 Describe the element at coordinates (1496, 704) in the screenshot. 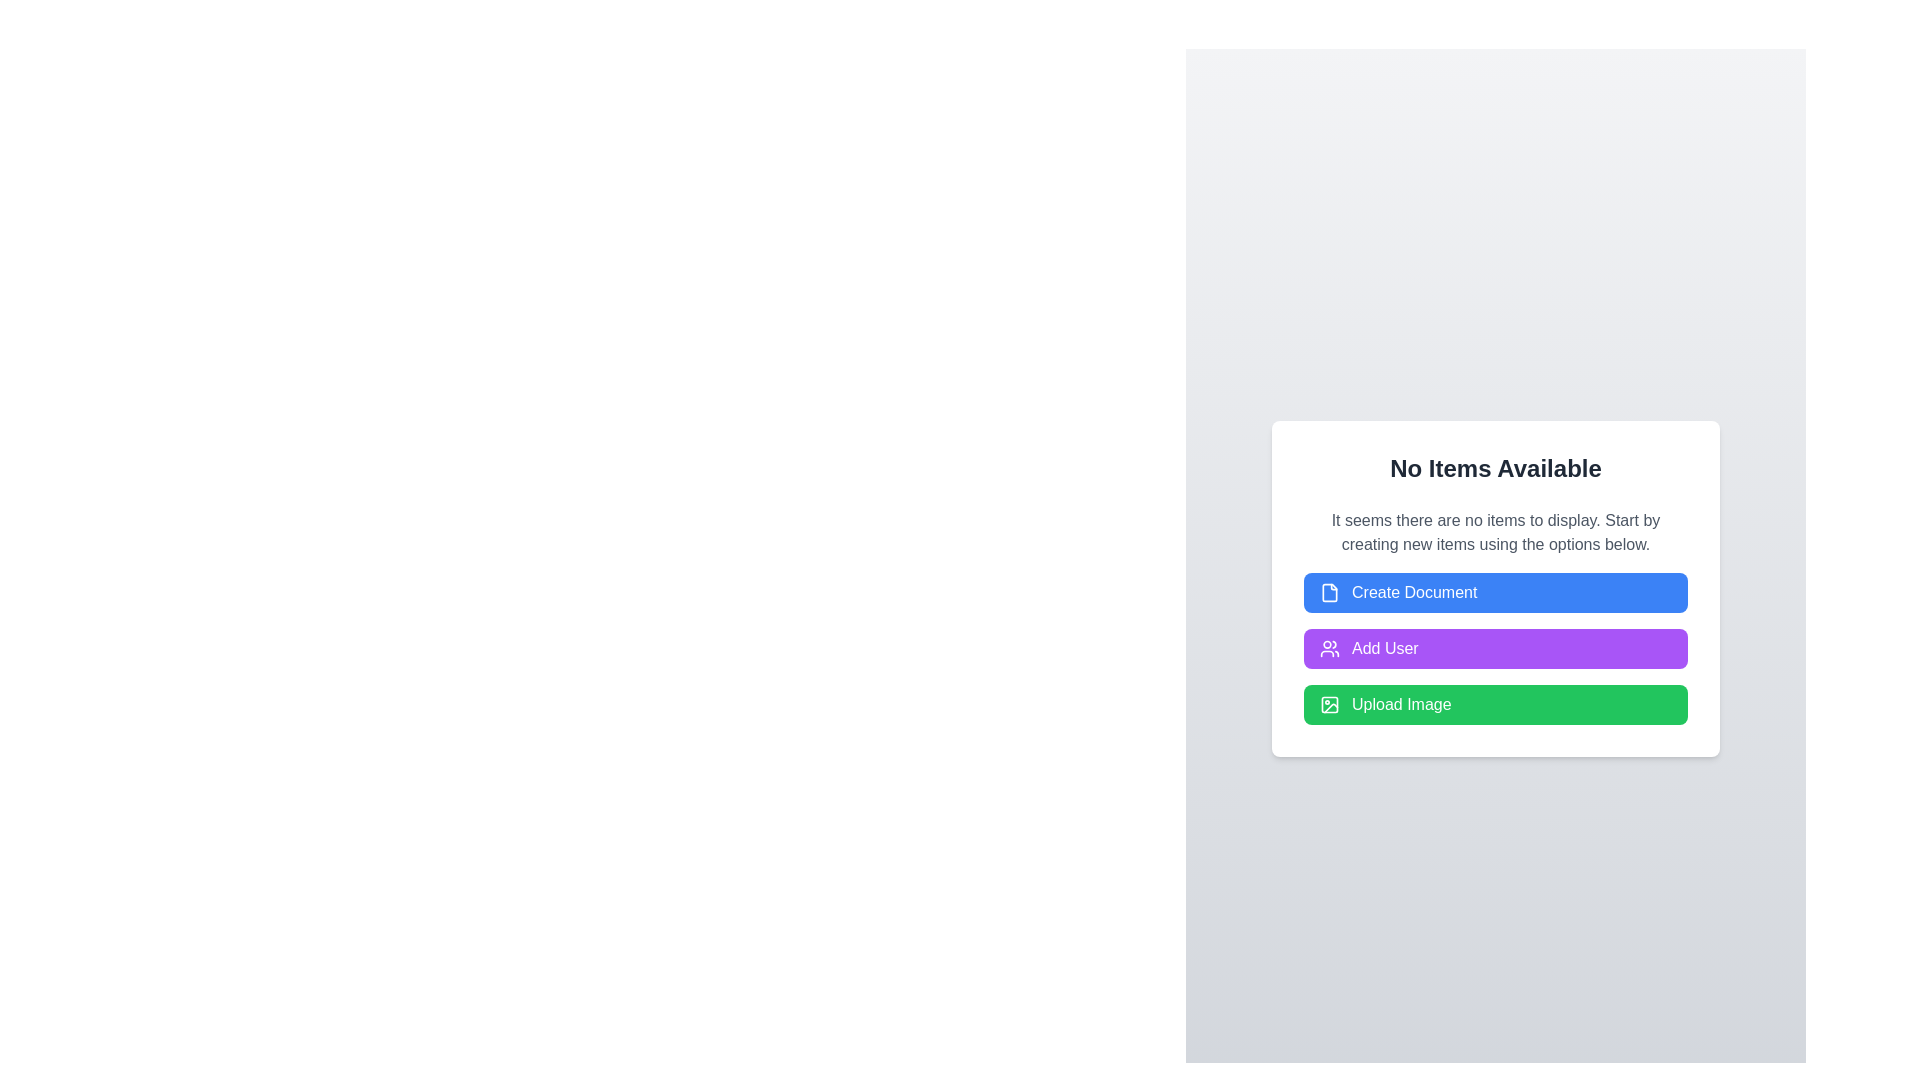

I see `the image upload button, which is the last button in a vertical stack within a white card modal, to change its background color to a darker green` at that location.